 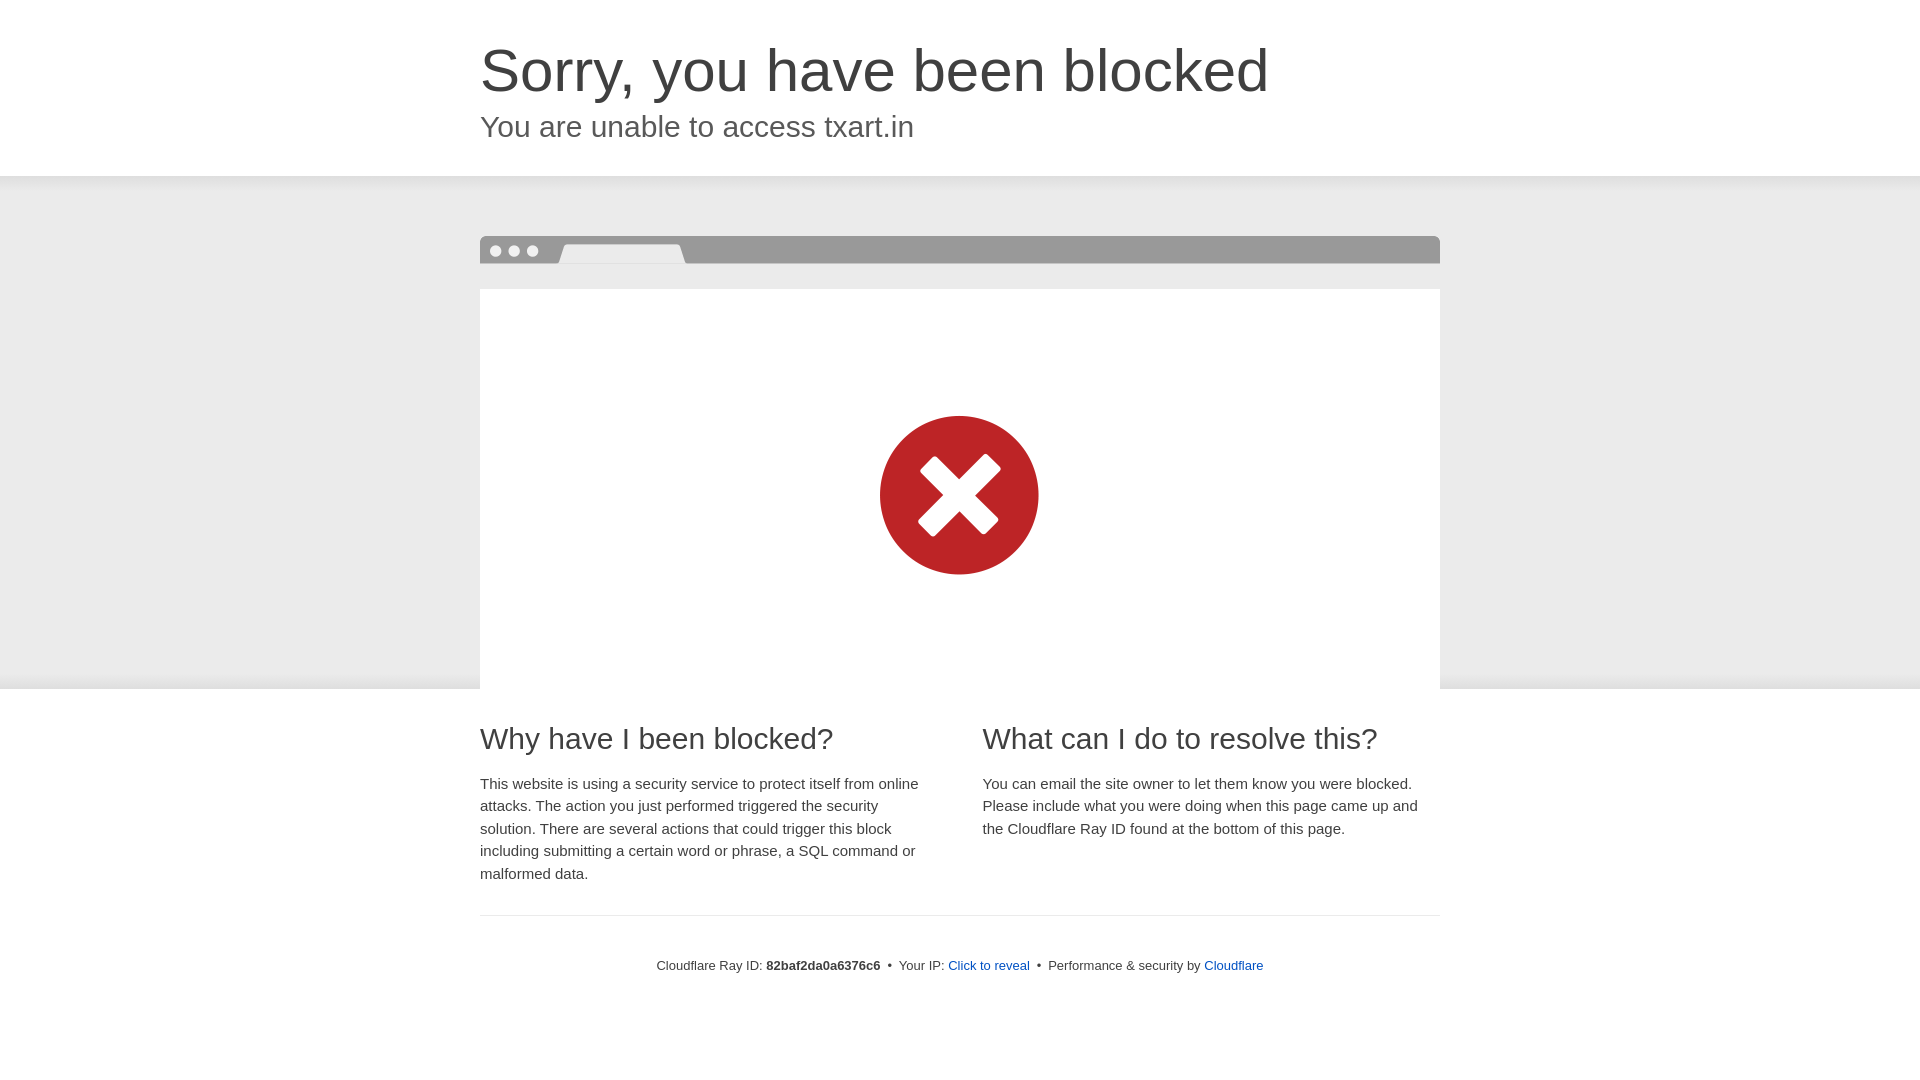 I want to click on 'Click to reveal', so click(x=988, y=964).